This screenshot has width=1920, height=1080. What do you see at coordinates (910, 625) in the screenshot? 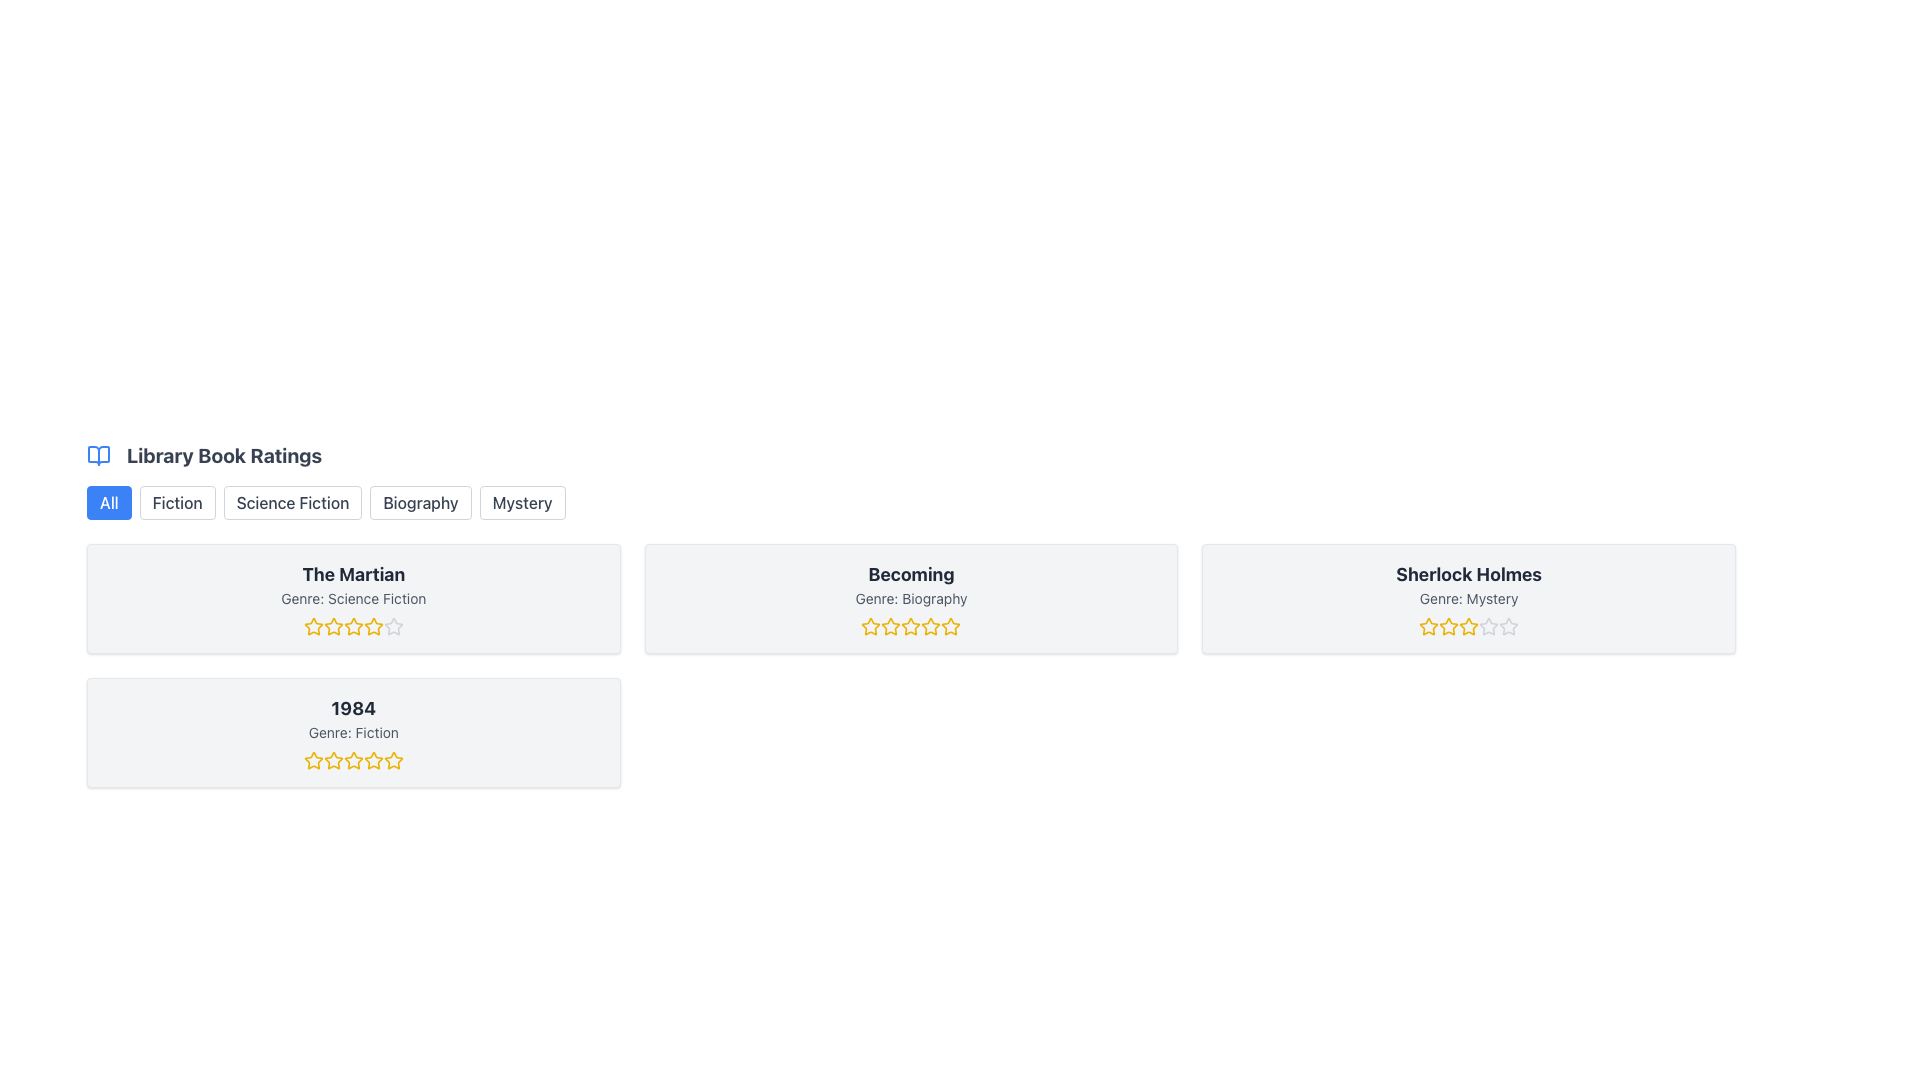
I see `the third star icon in the rating section of the 'Becoming' book card` at bounding box center [910, 625].